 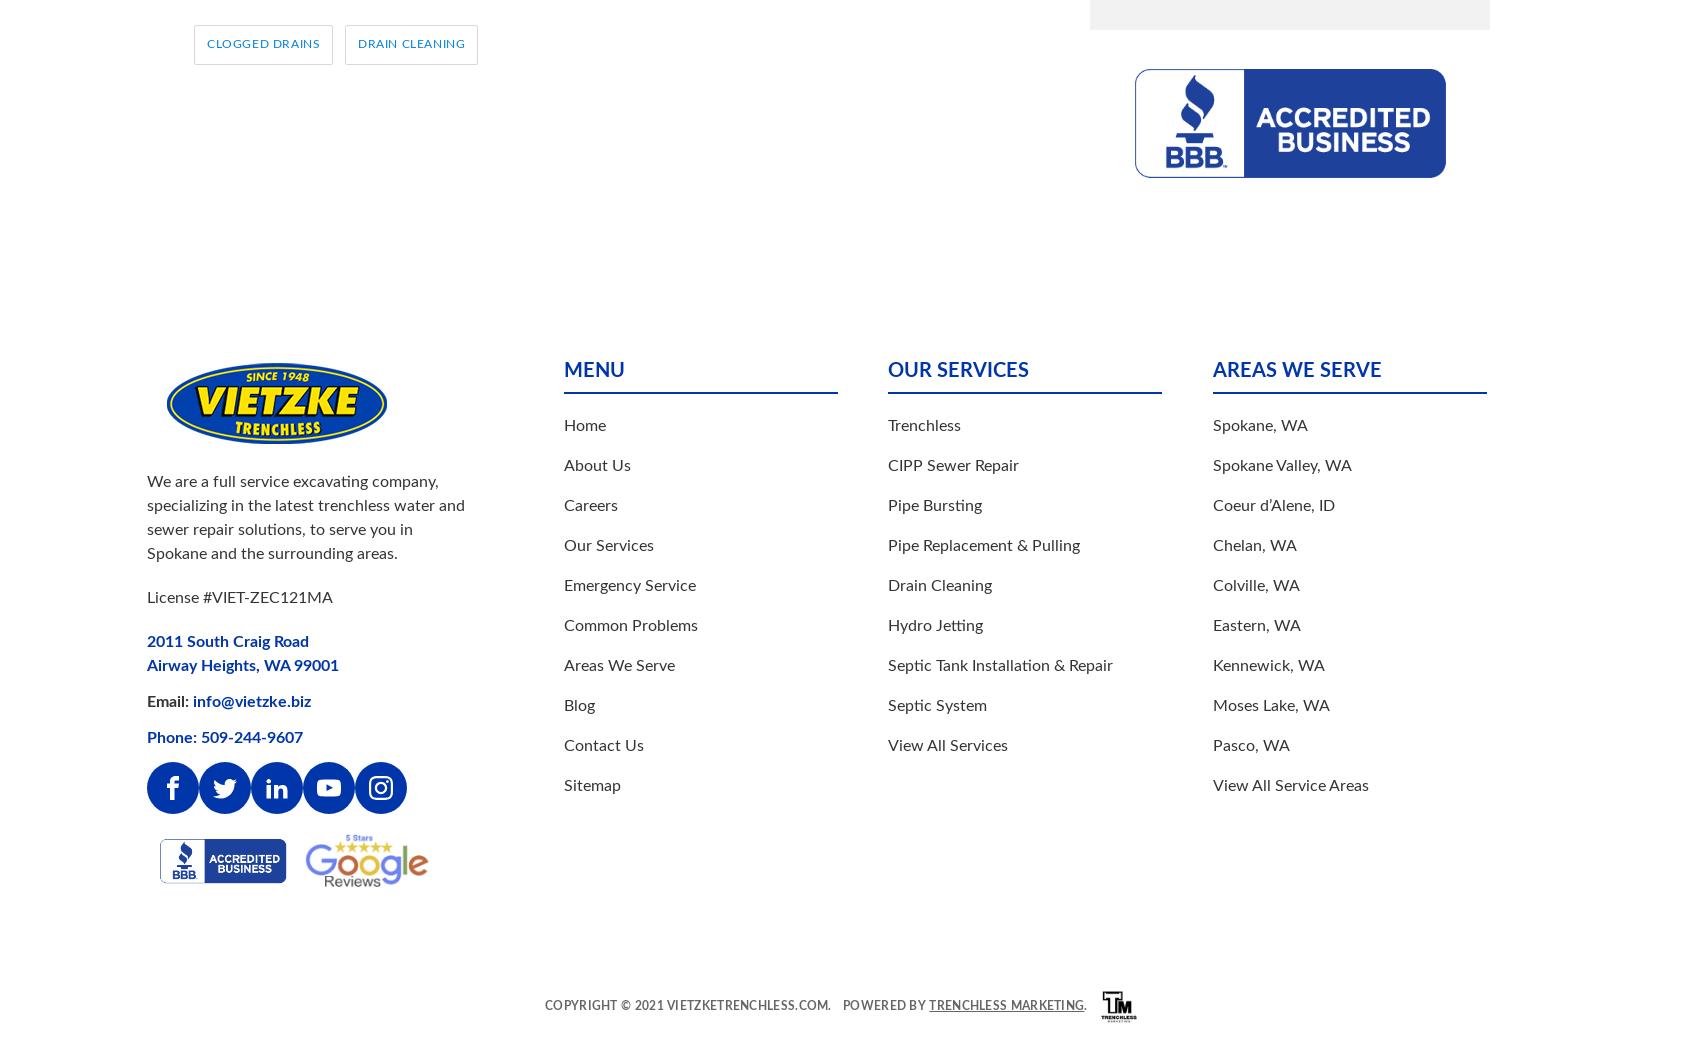 What do you see at coordinates (923, 423) in the screenshot?
I see `'Trenchless'` at bounding box center [923, 423].